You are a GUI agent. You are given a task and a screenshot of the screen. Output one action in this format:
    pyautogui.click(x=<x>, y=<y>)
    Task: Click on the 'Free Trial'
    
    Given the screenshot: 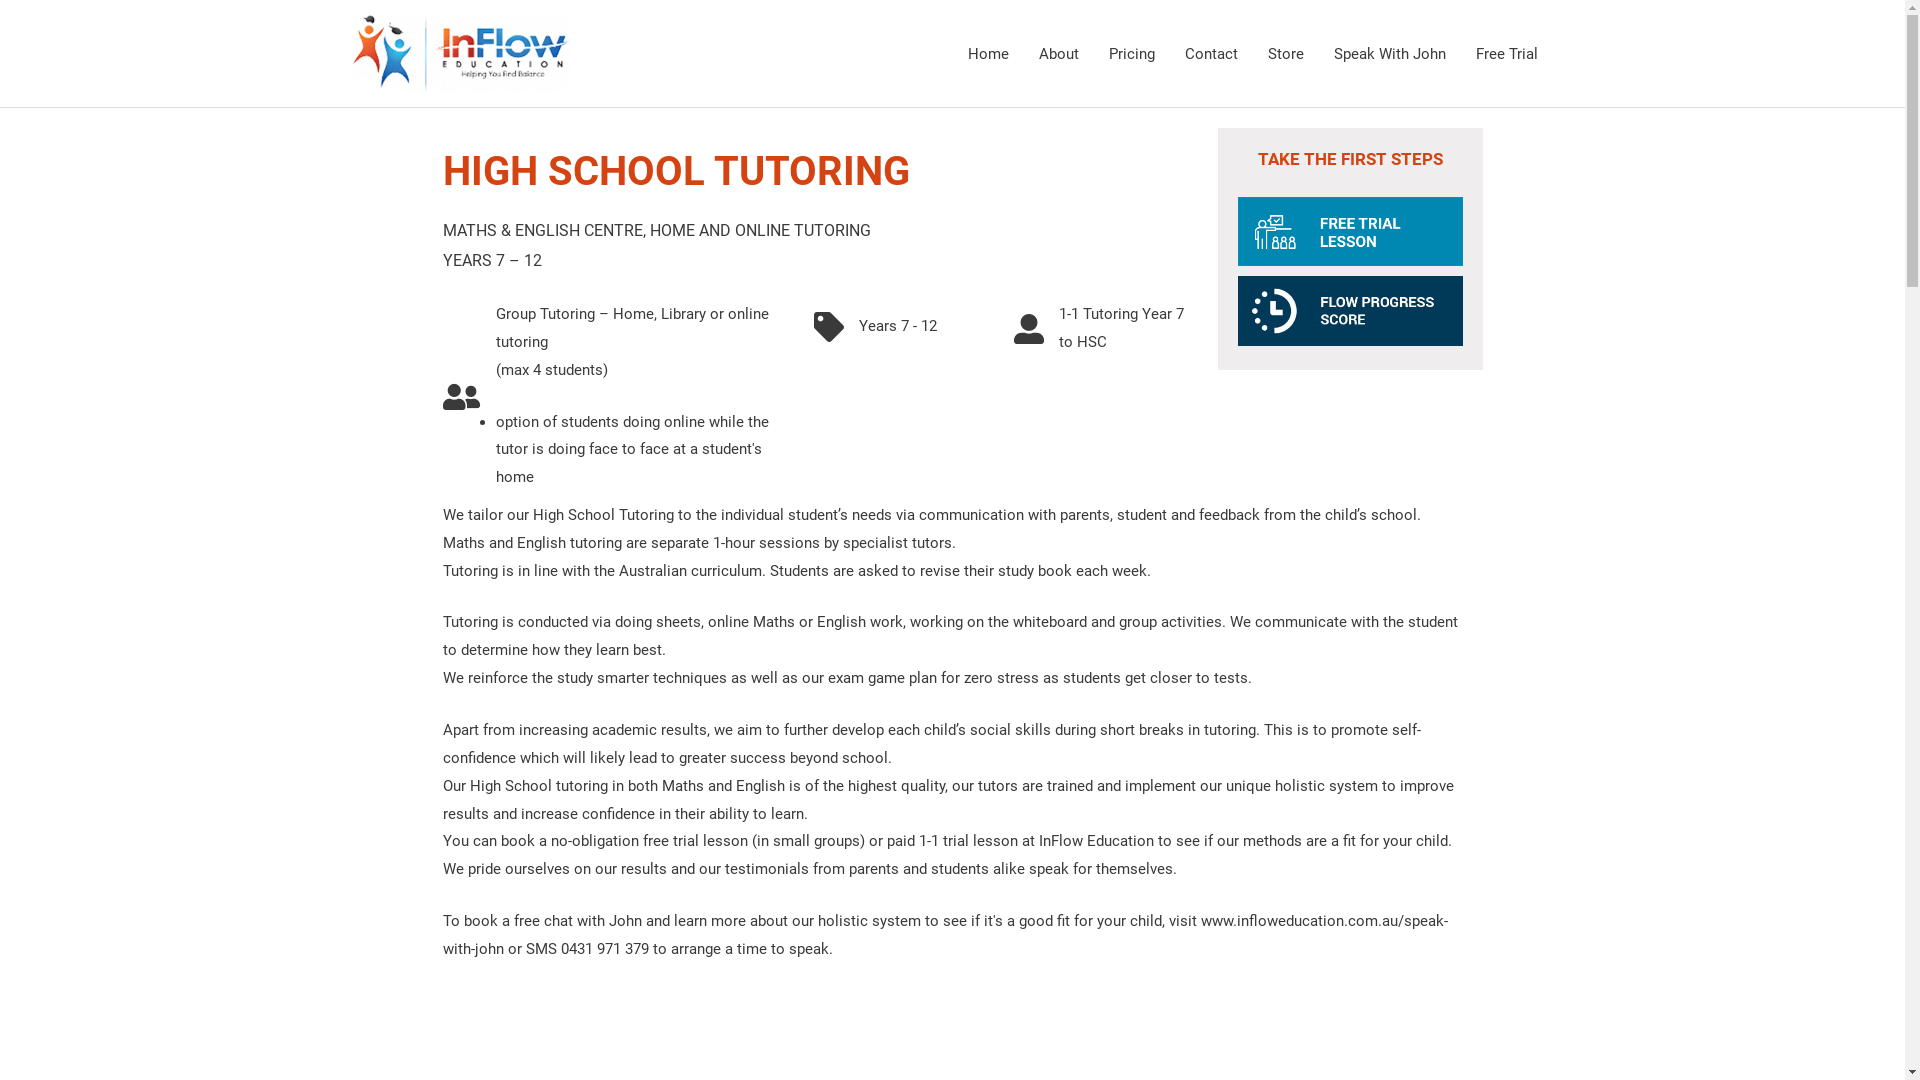 What is the action you would take?
    pyautogui.click(x=1506, y=52)
    